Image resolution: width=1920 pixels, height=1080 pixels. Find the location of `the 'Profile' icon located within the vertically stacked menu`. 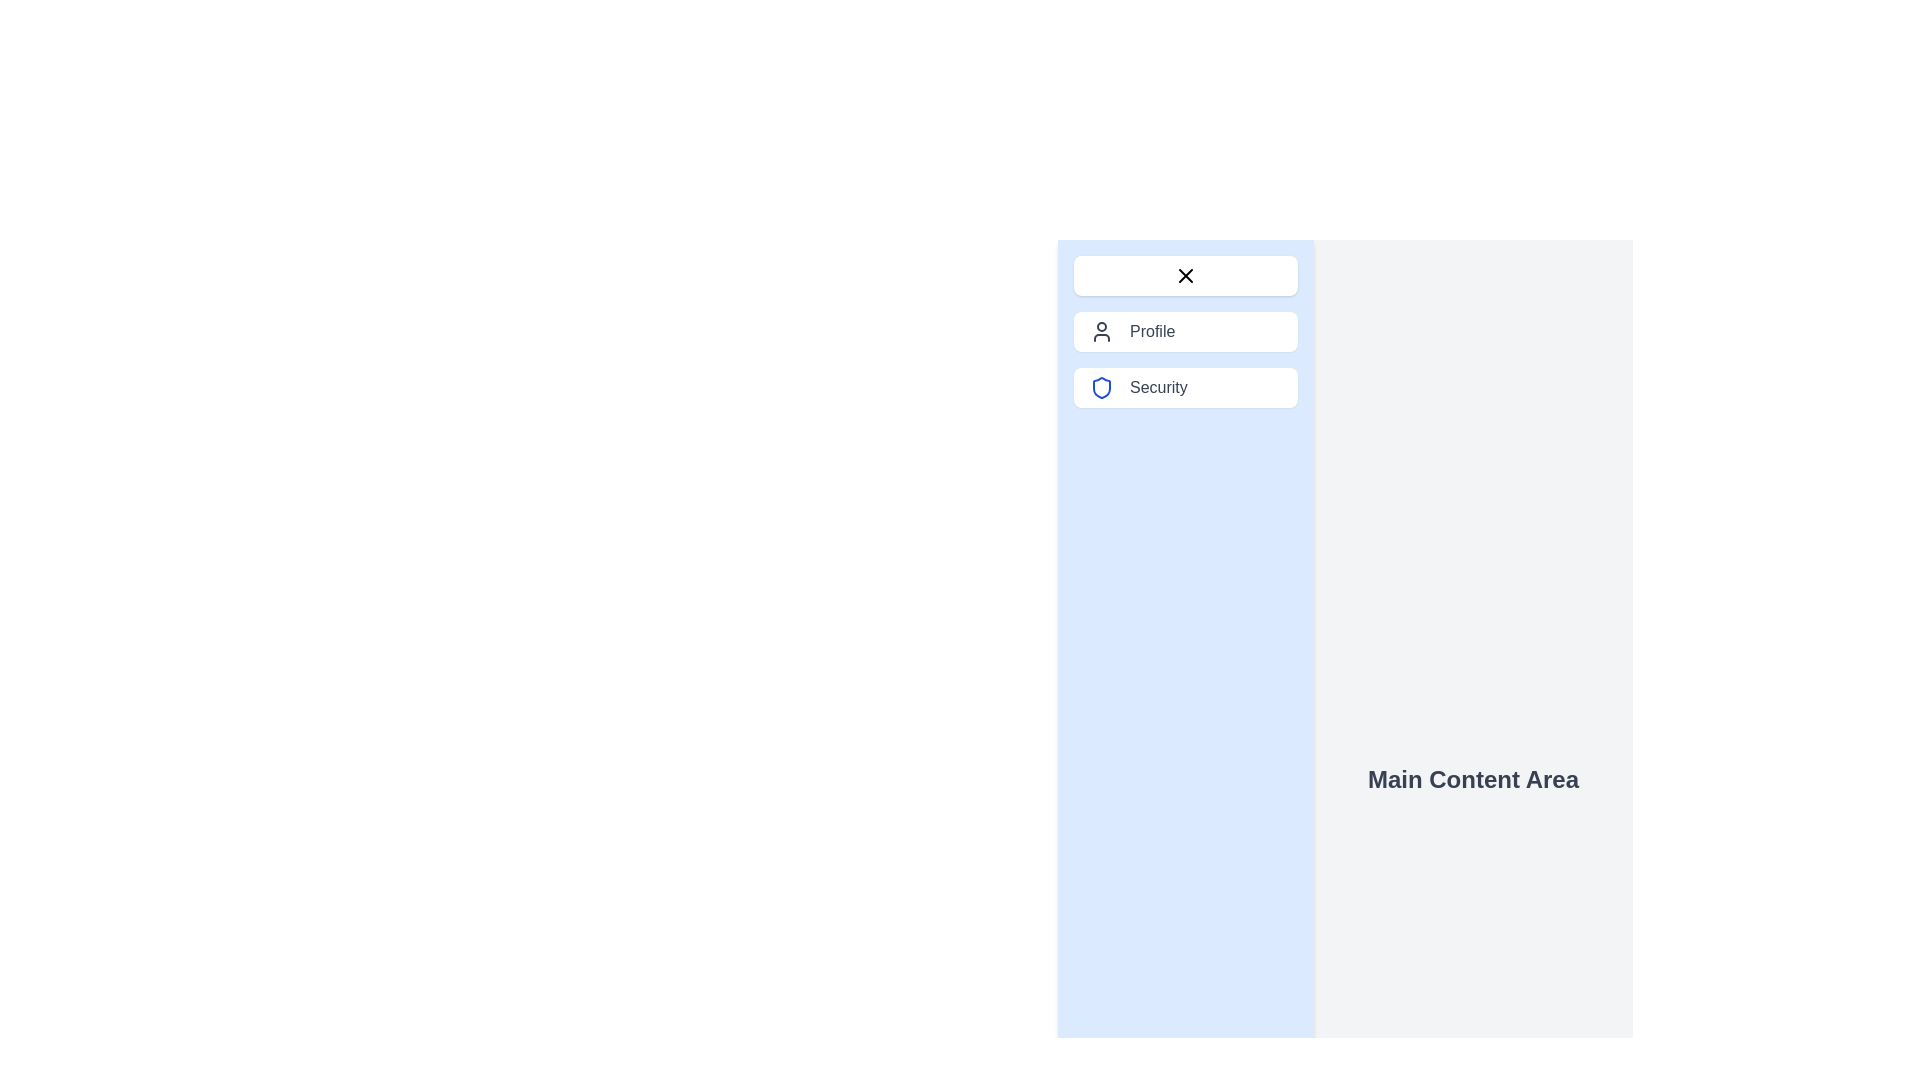

the 'Profile' icon located within the vertically stacked menu is located at coordinates (1101, 330).